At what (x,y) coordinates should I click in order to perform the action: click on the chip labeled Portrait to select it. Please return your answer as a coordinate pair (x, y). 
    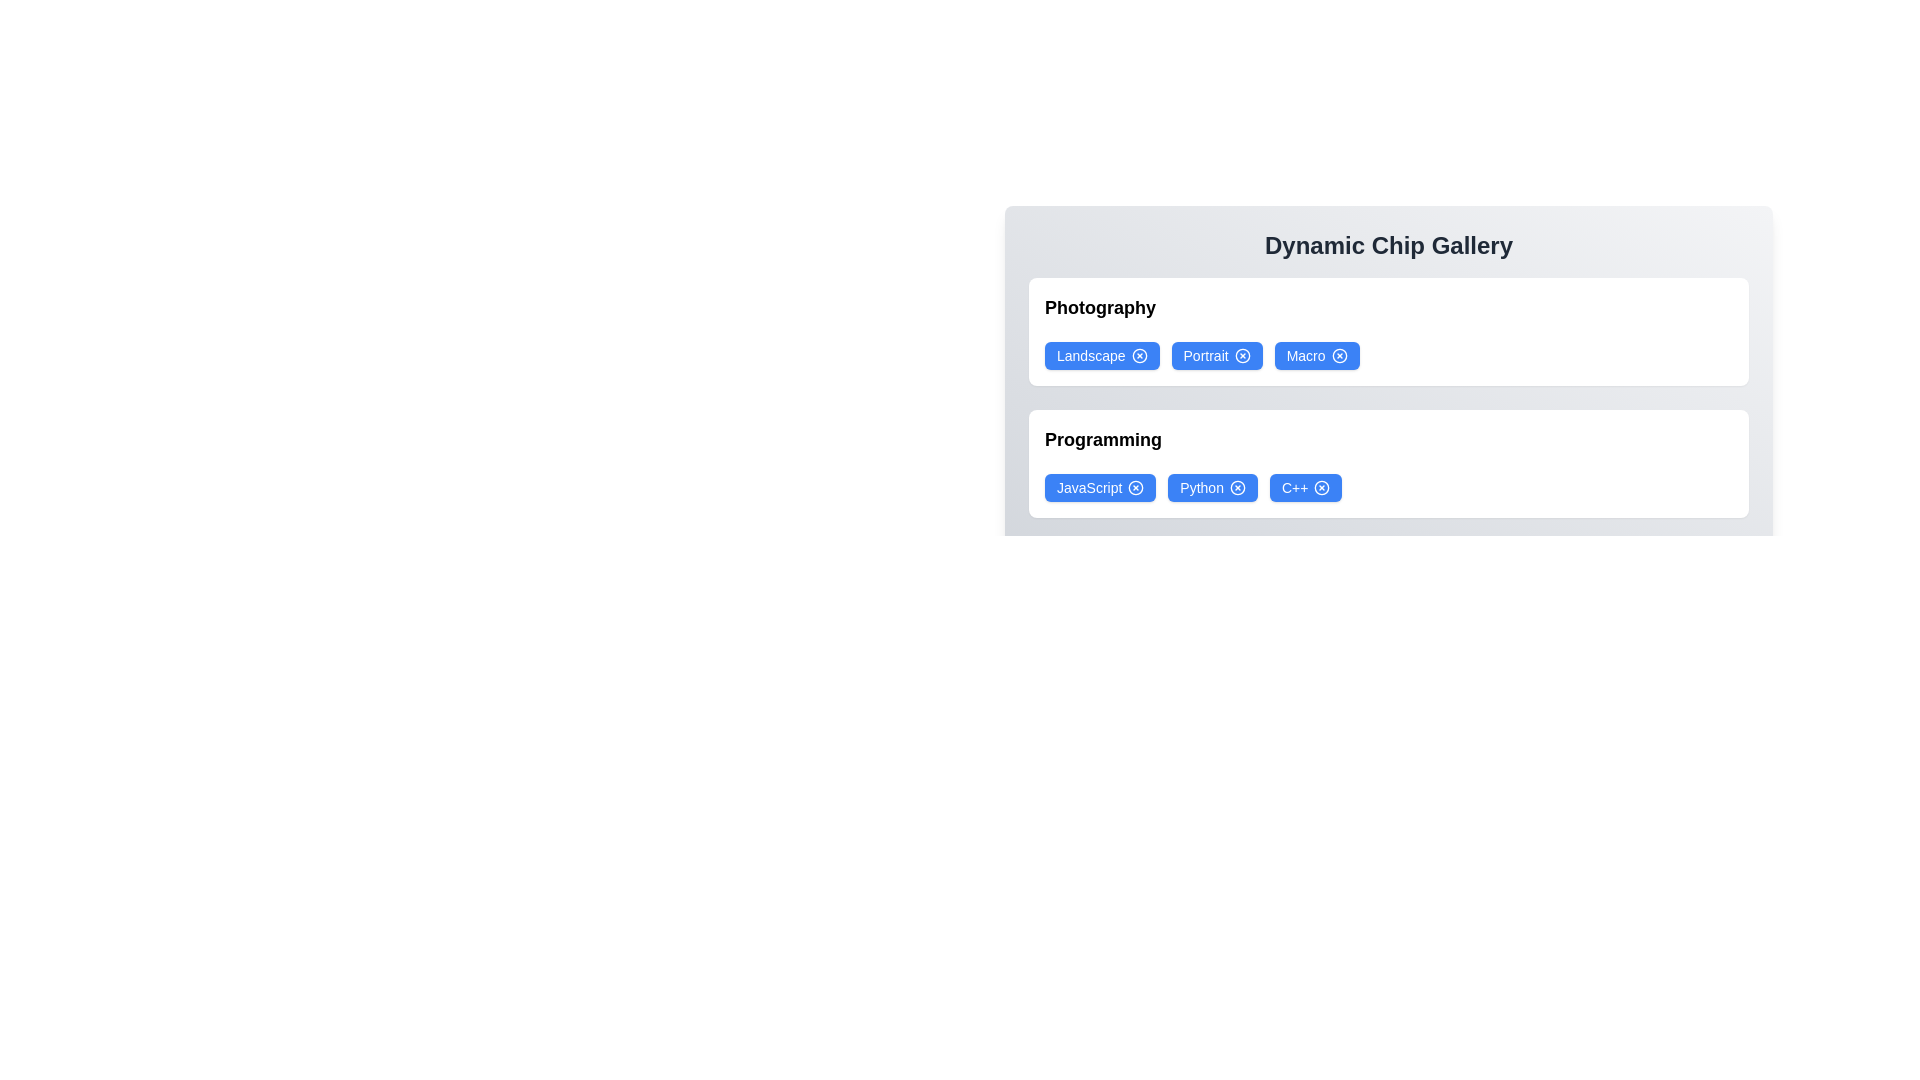
    Looking at the image, I should click on (1216, 354).